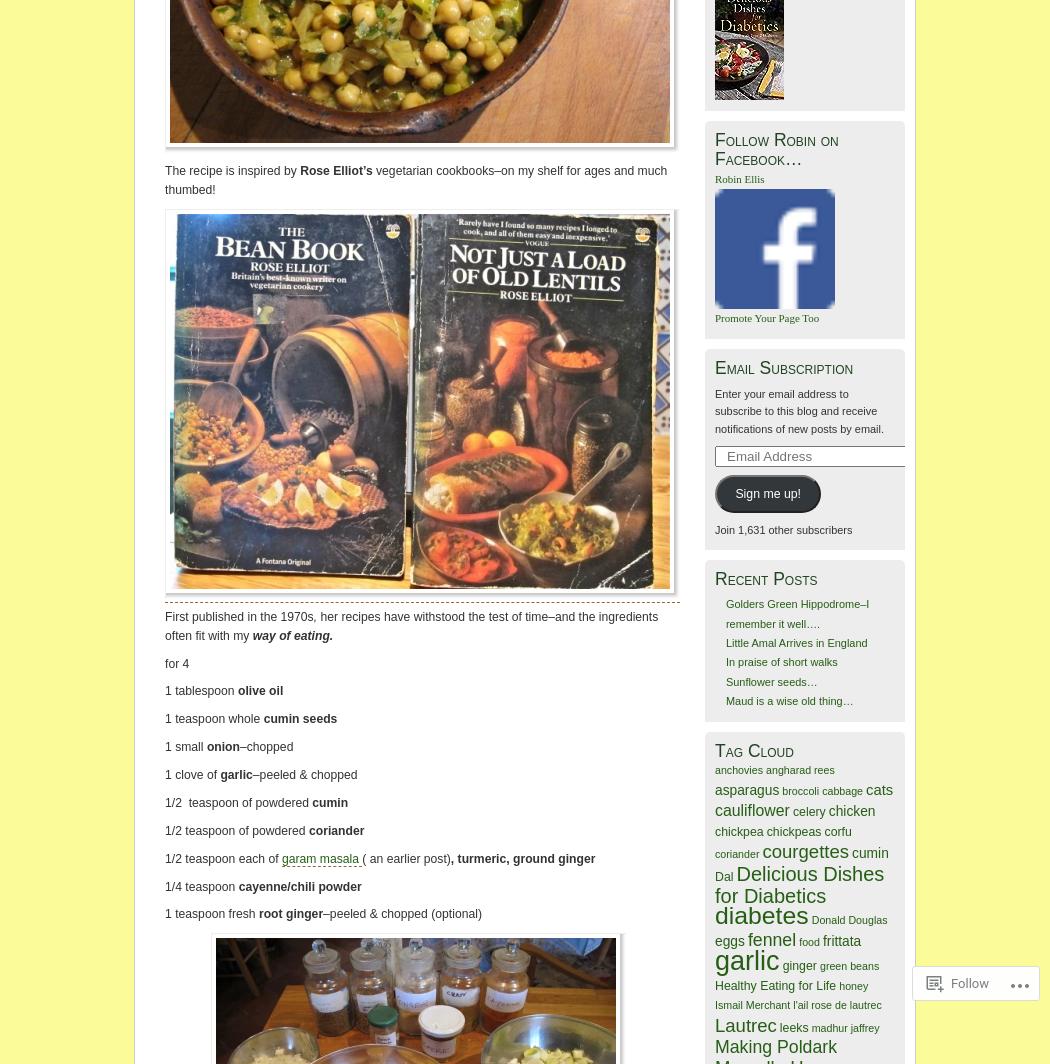 The image size is (1050, 1064). I want to click on 'garam masala', so click(321, 858).